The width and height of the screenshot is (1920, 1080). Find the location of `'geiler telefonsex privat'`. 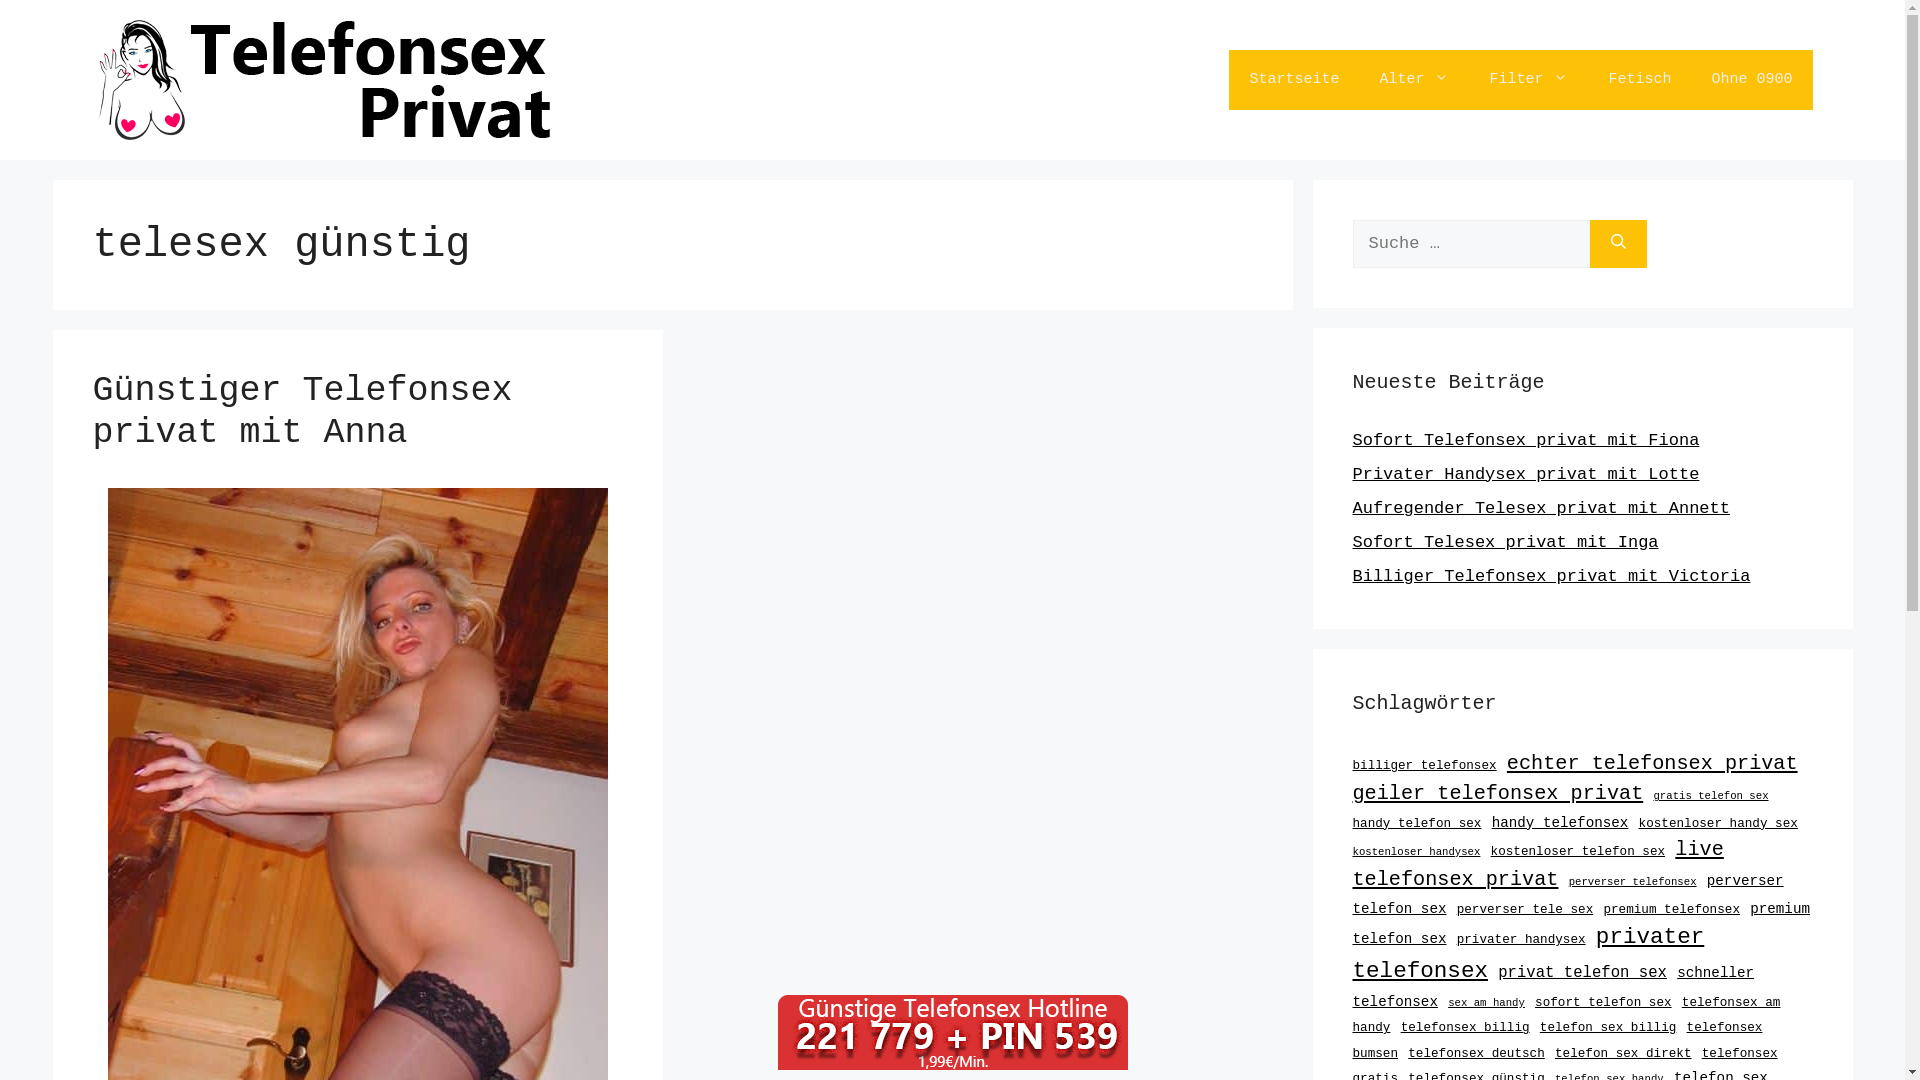

'geiler telefonsex privat' is located at coordinates (1497, 792).